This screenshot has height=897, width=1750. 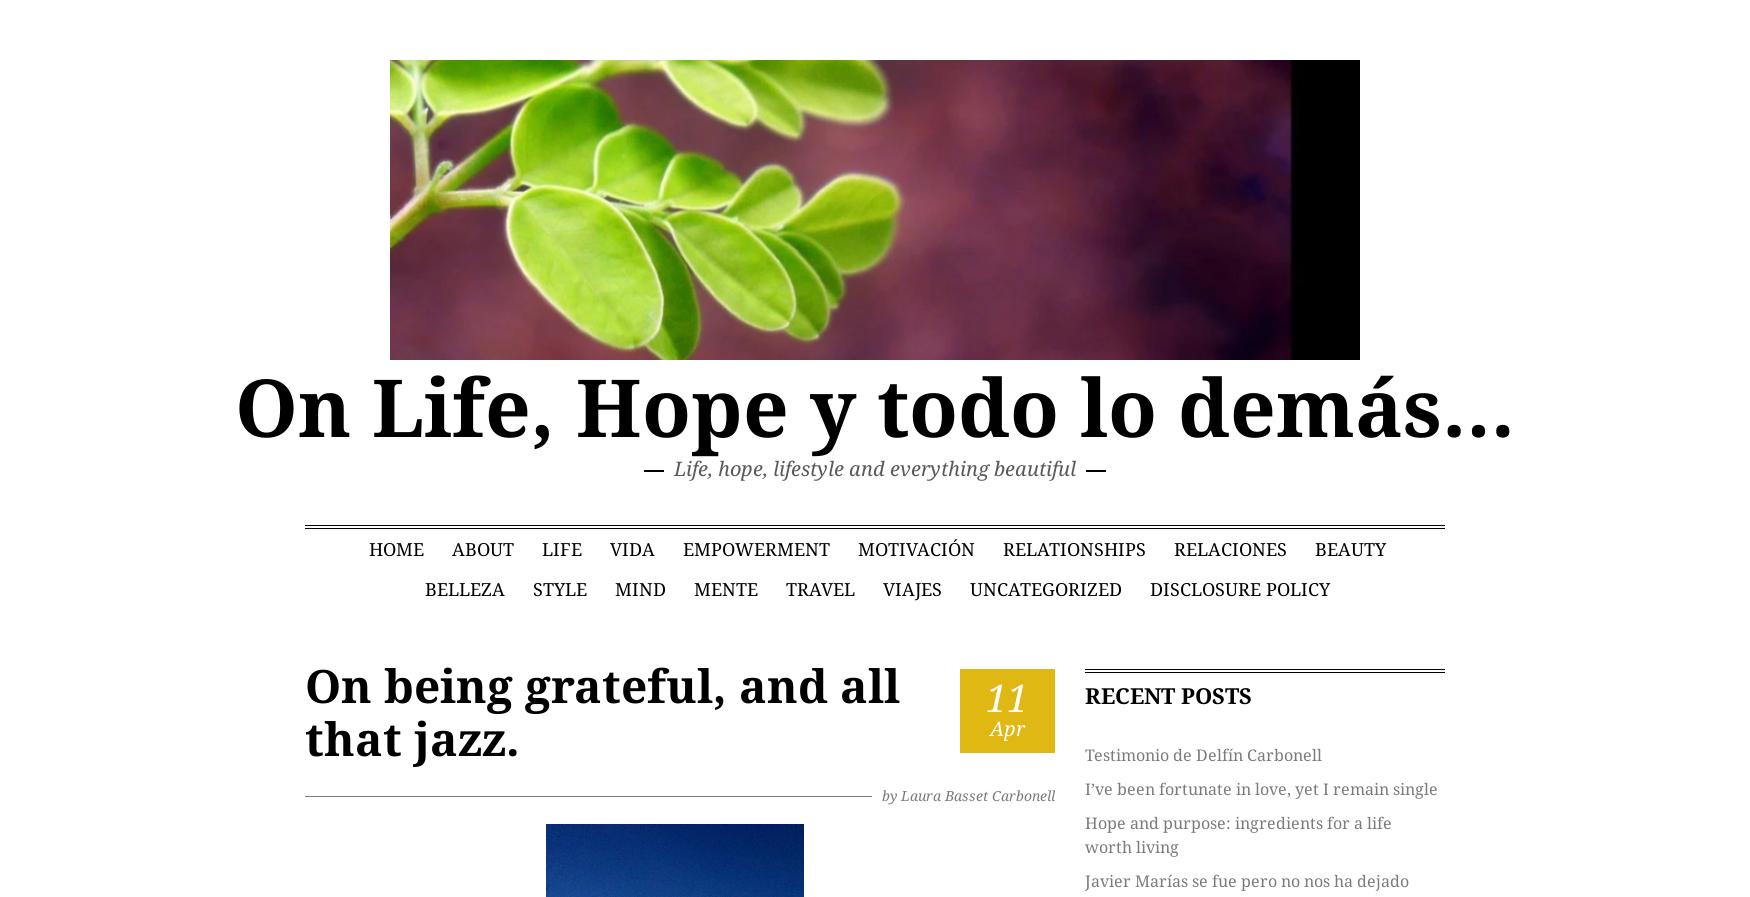 I want to click on 'Javier Marías se fue pero no nos ha dejado', so click(x=1247, y=881).